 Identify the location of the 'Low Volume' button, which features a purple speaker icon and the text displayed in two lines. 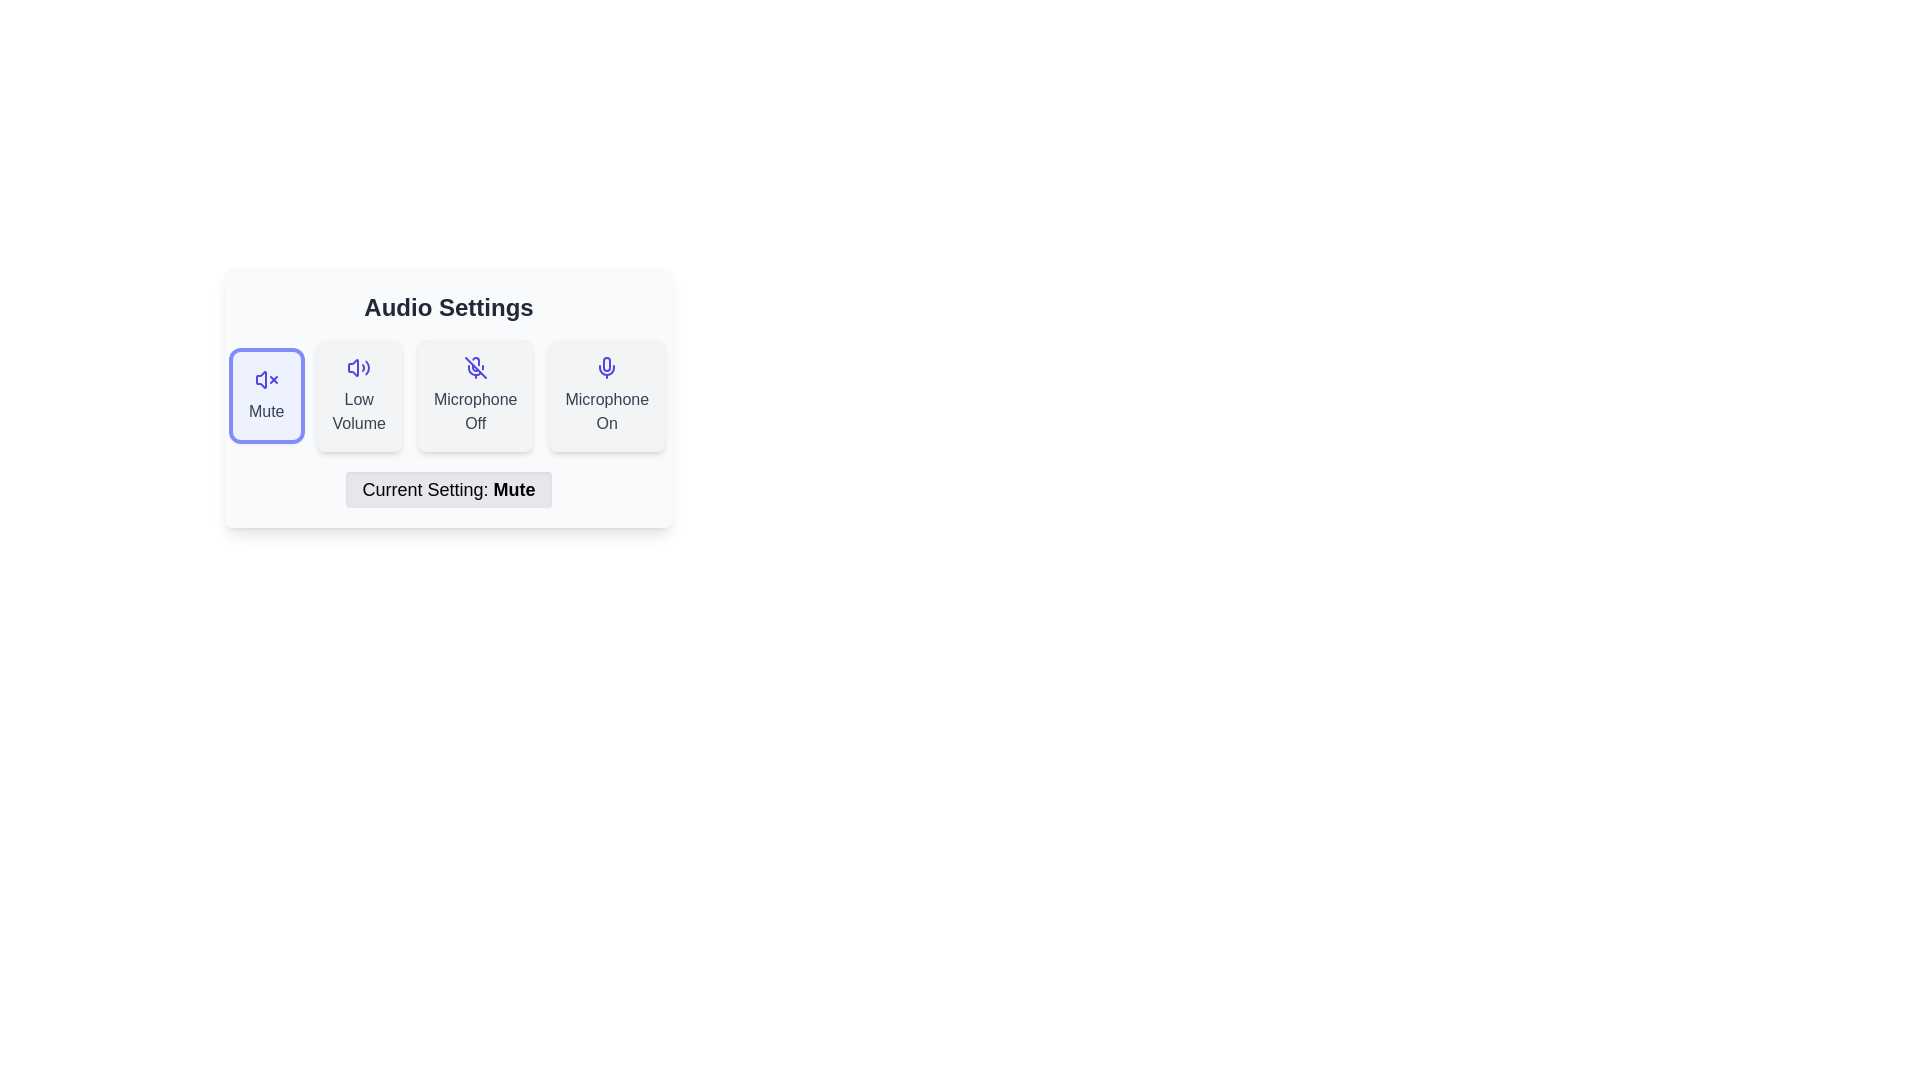
(359, 396).